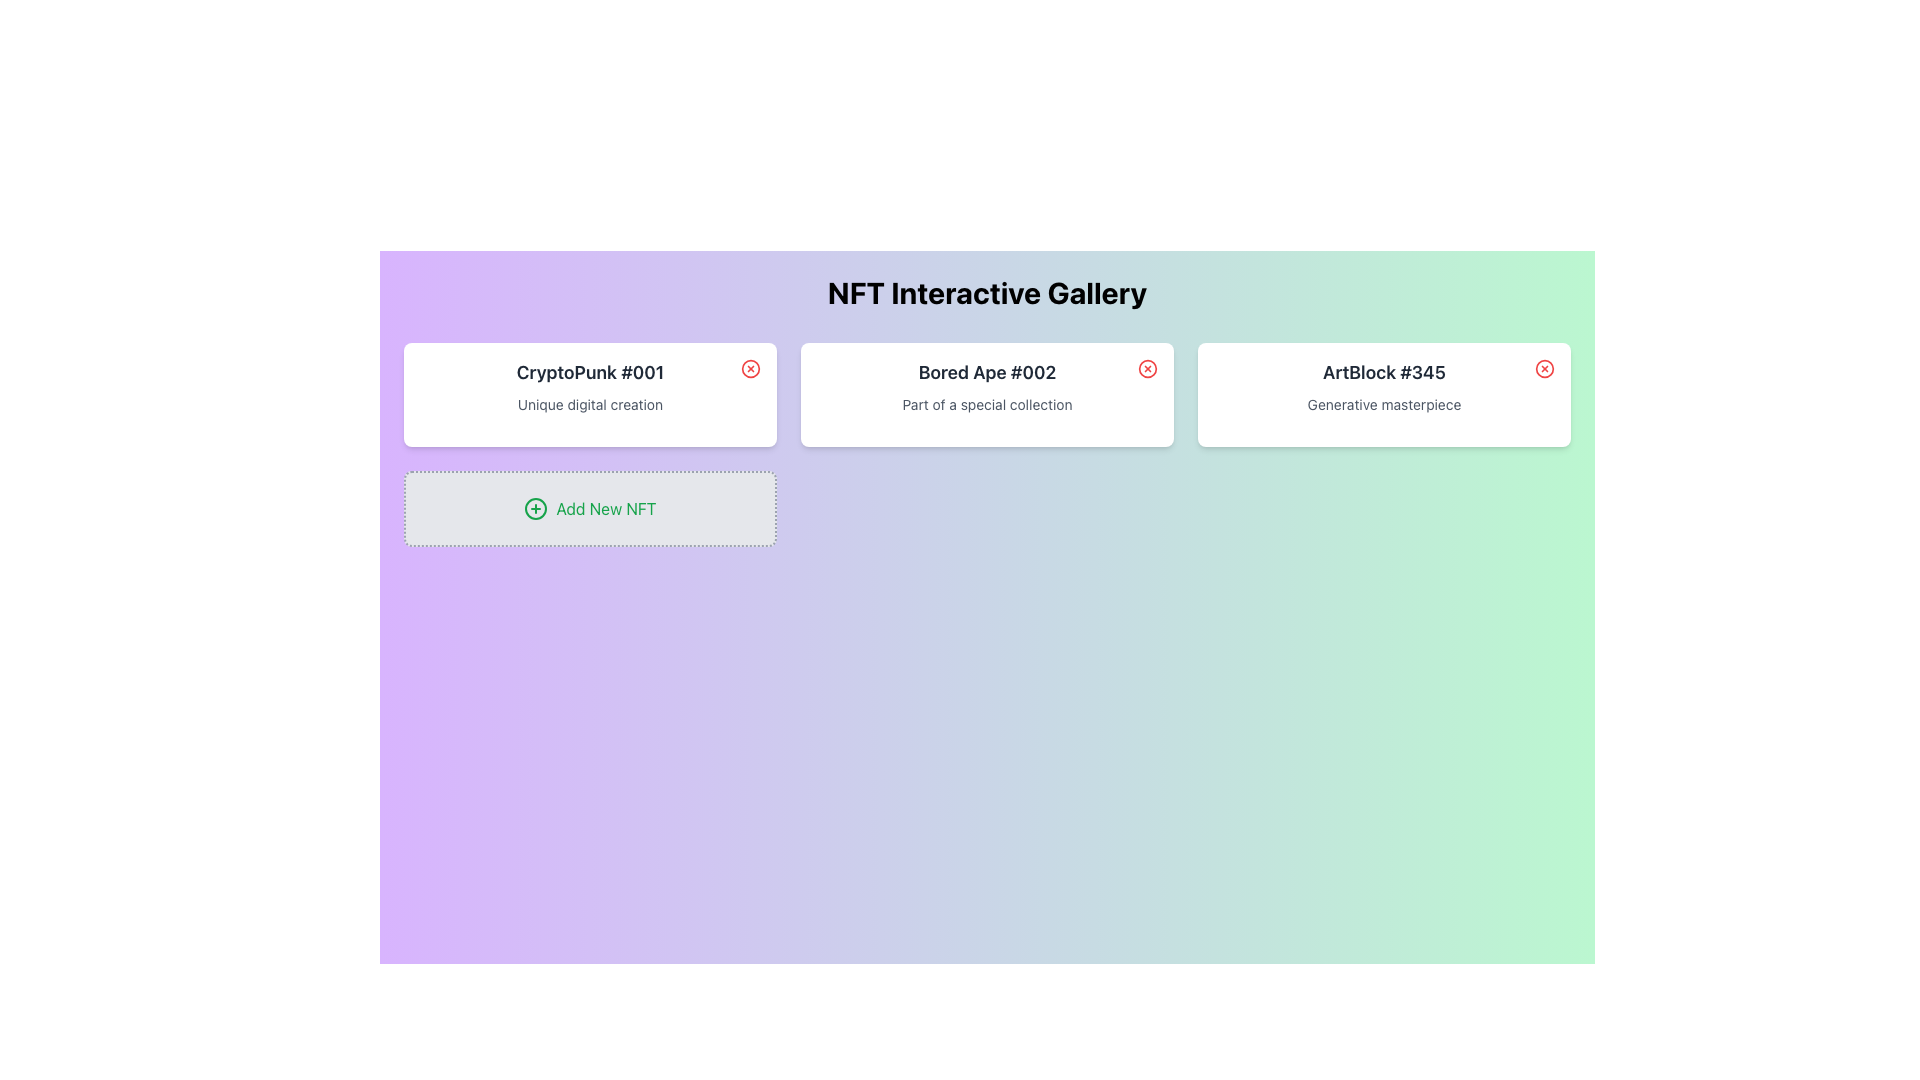 The width and height of the screenshot is (1920, 1080). Describe the element at coordinates (749, 369) in the screenshot. I see `the close or remove button located in the upper-right corner of the first card in a horizontal row of three cards` at that location.